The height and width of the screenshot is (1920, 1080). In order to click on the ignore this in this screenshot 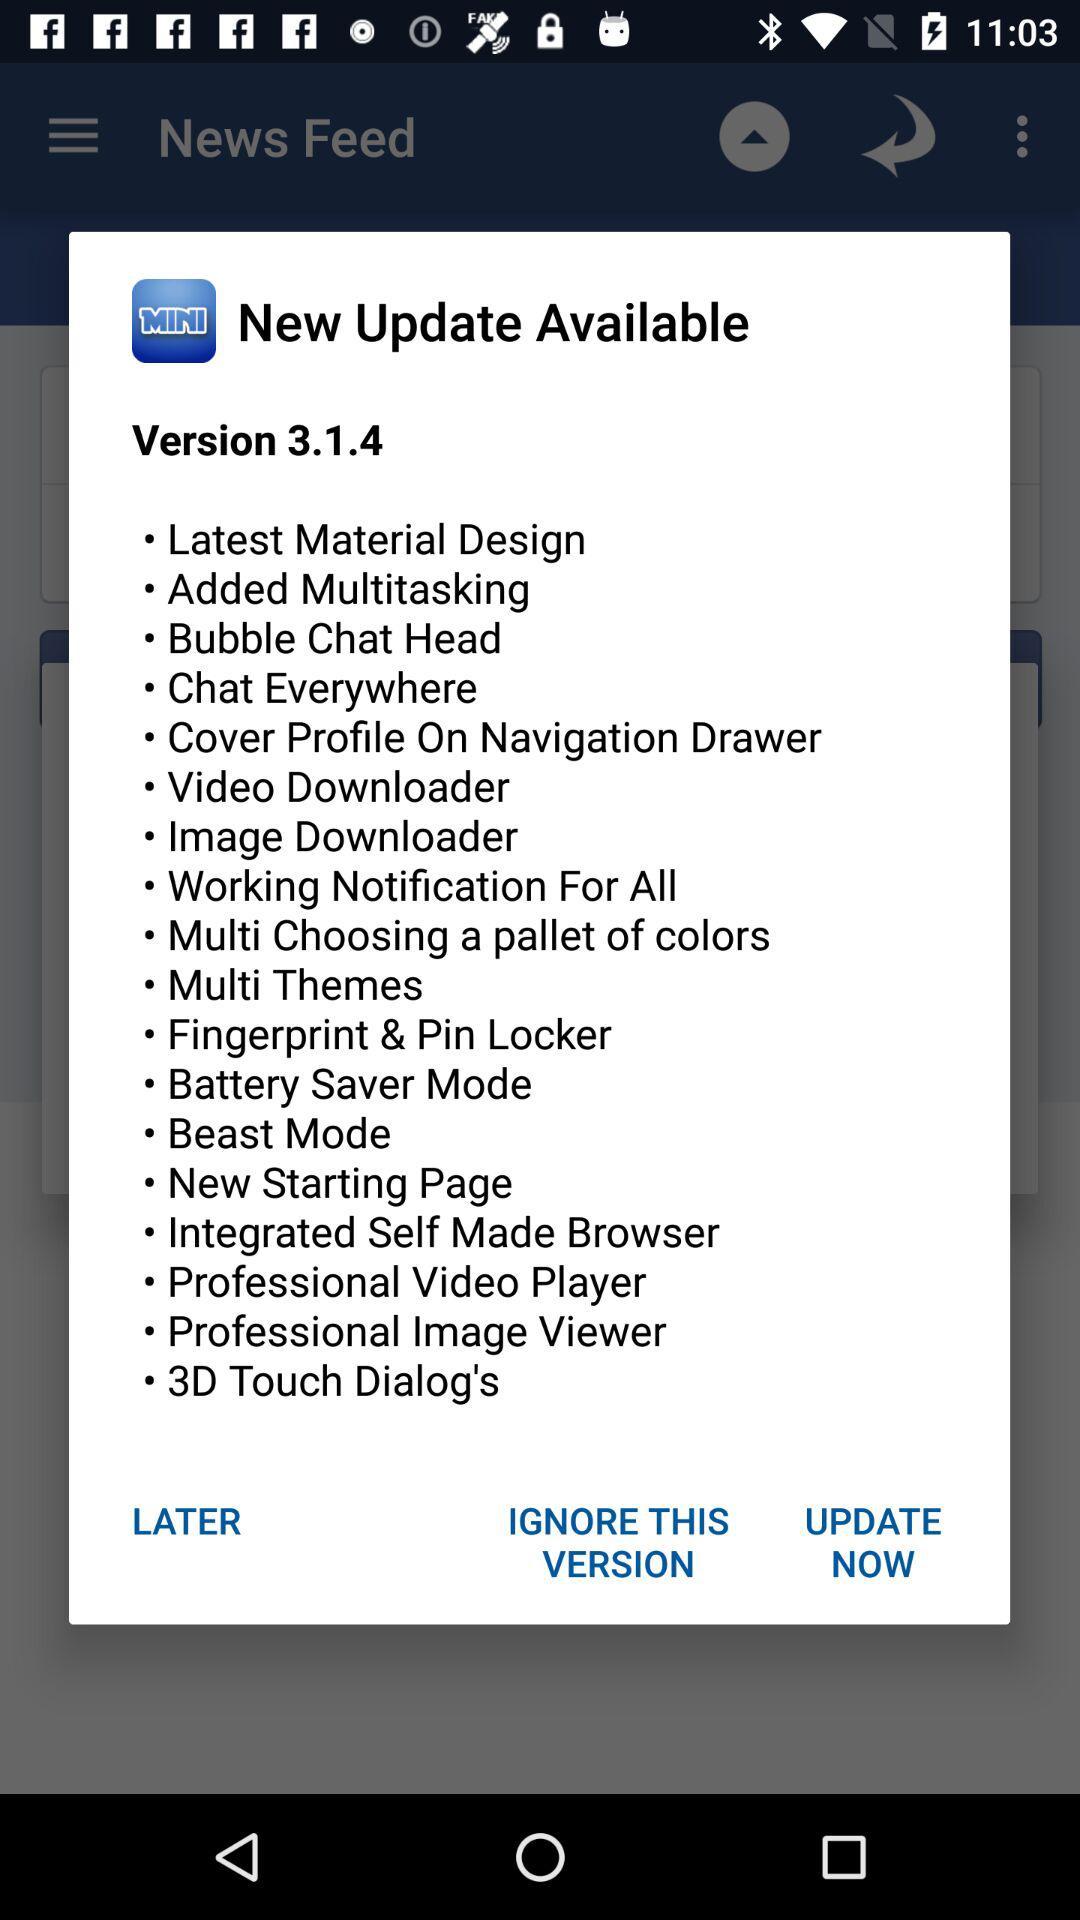, I will do `click(618, 1540)`.